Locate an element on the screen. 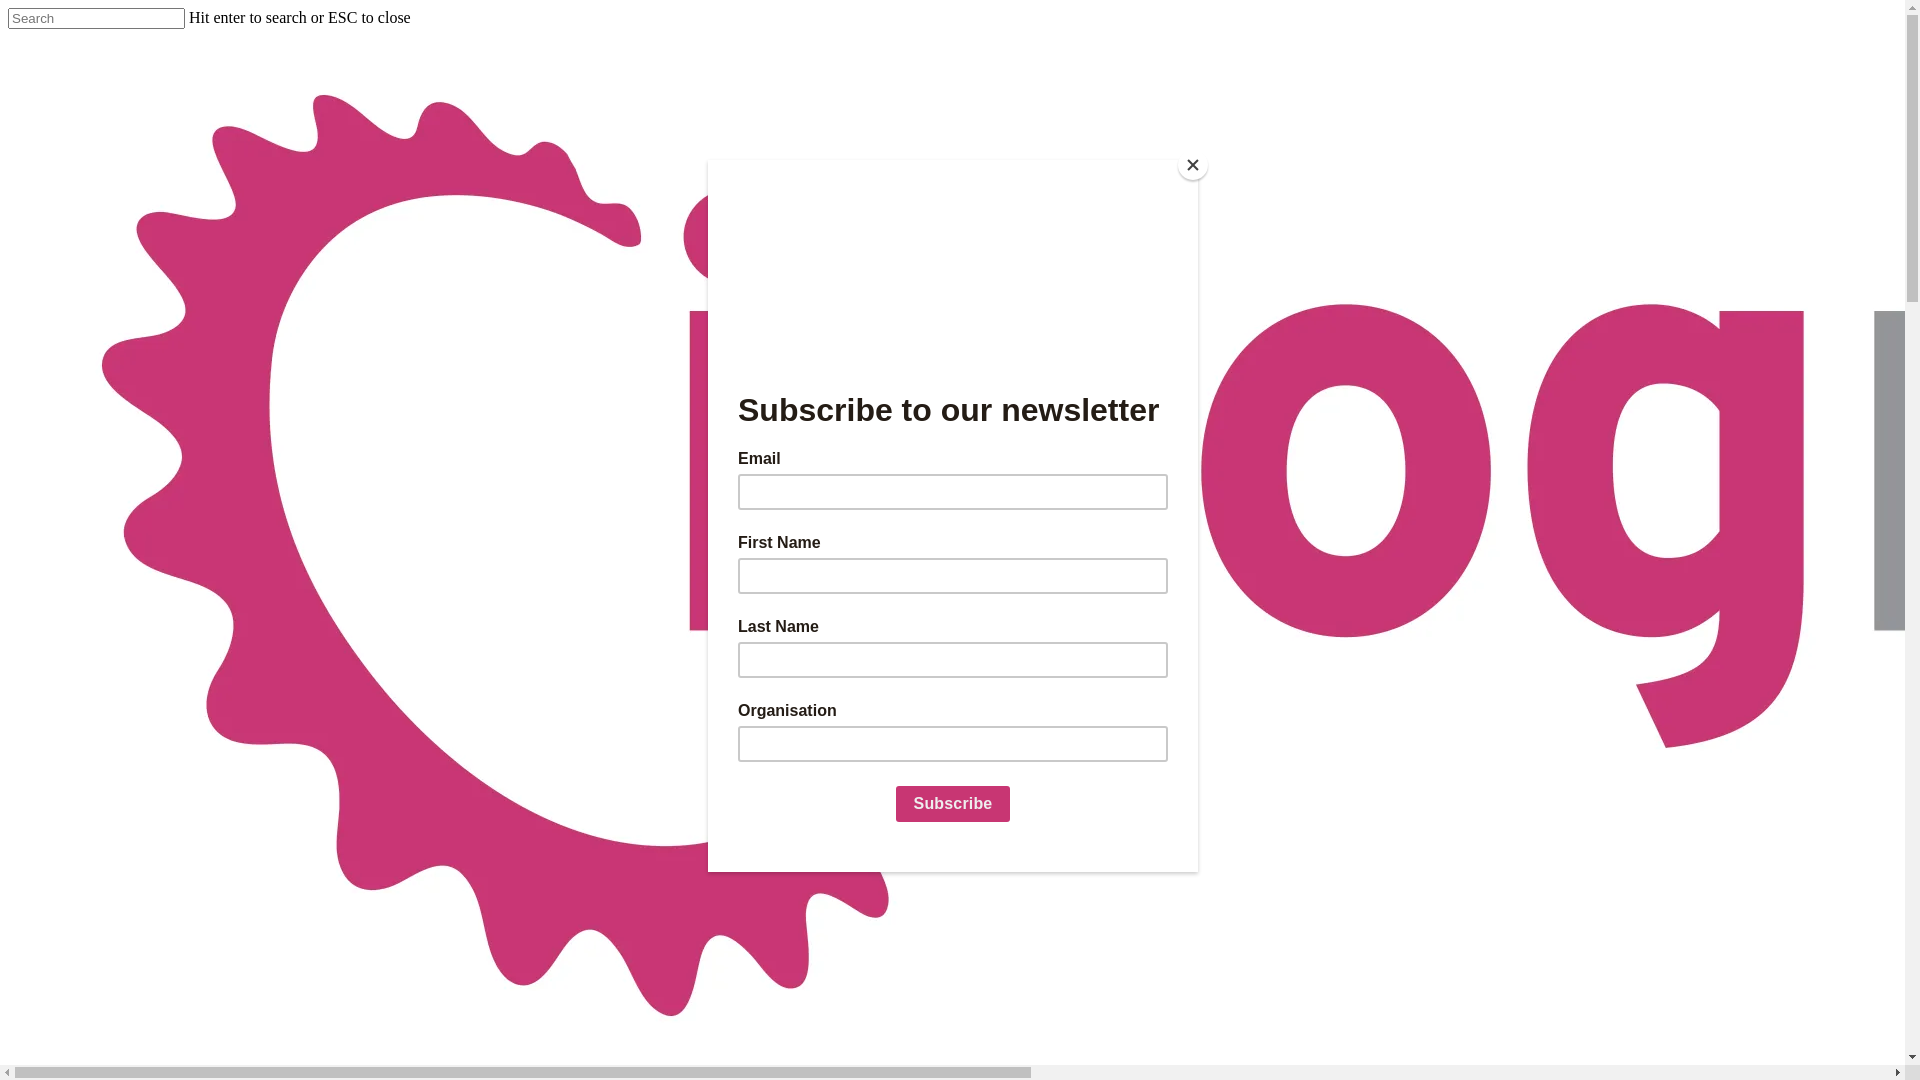 This screenshot has width=1920, height=1080. 'Skip to main content' is located at coordinates (7, 7).